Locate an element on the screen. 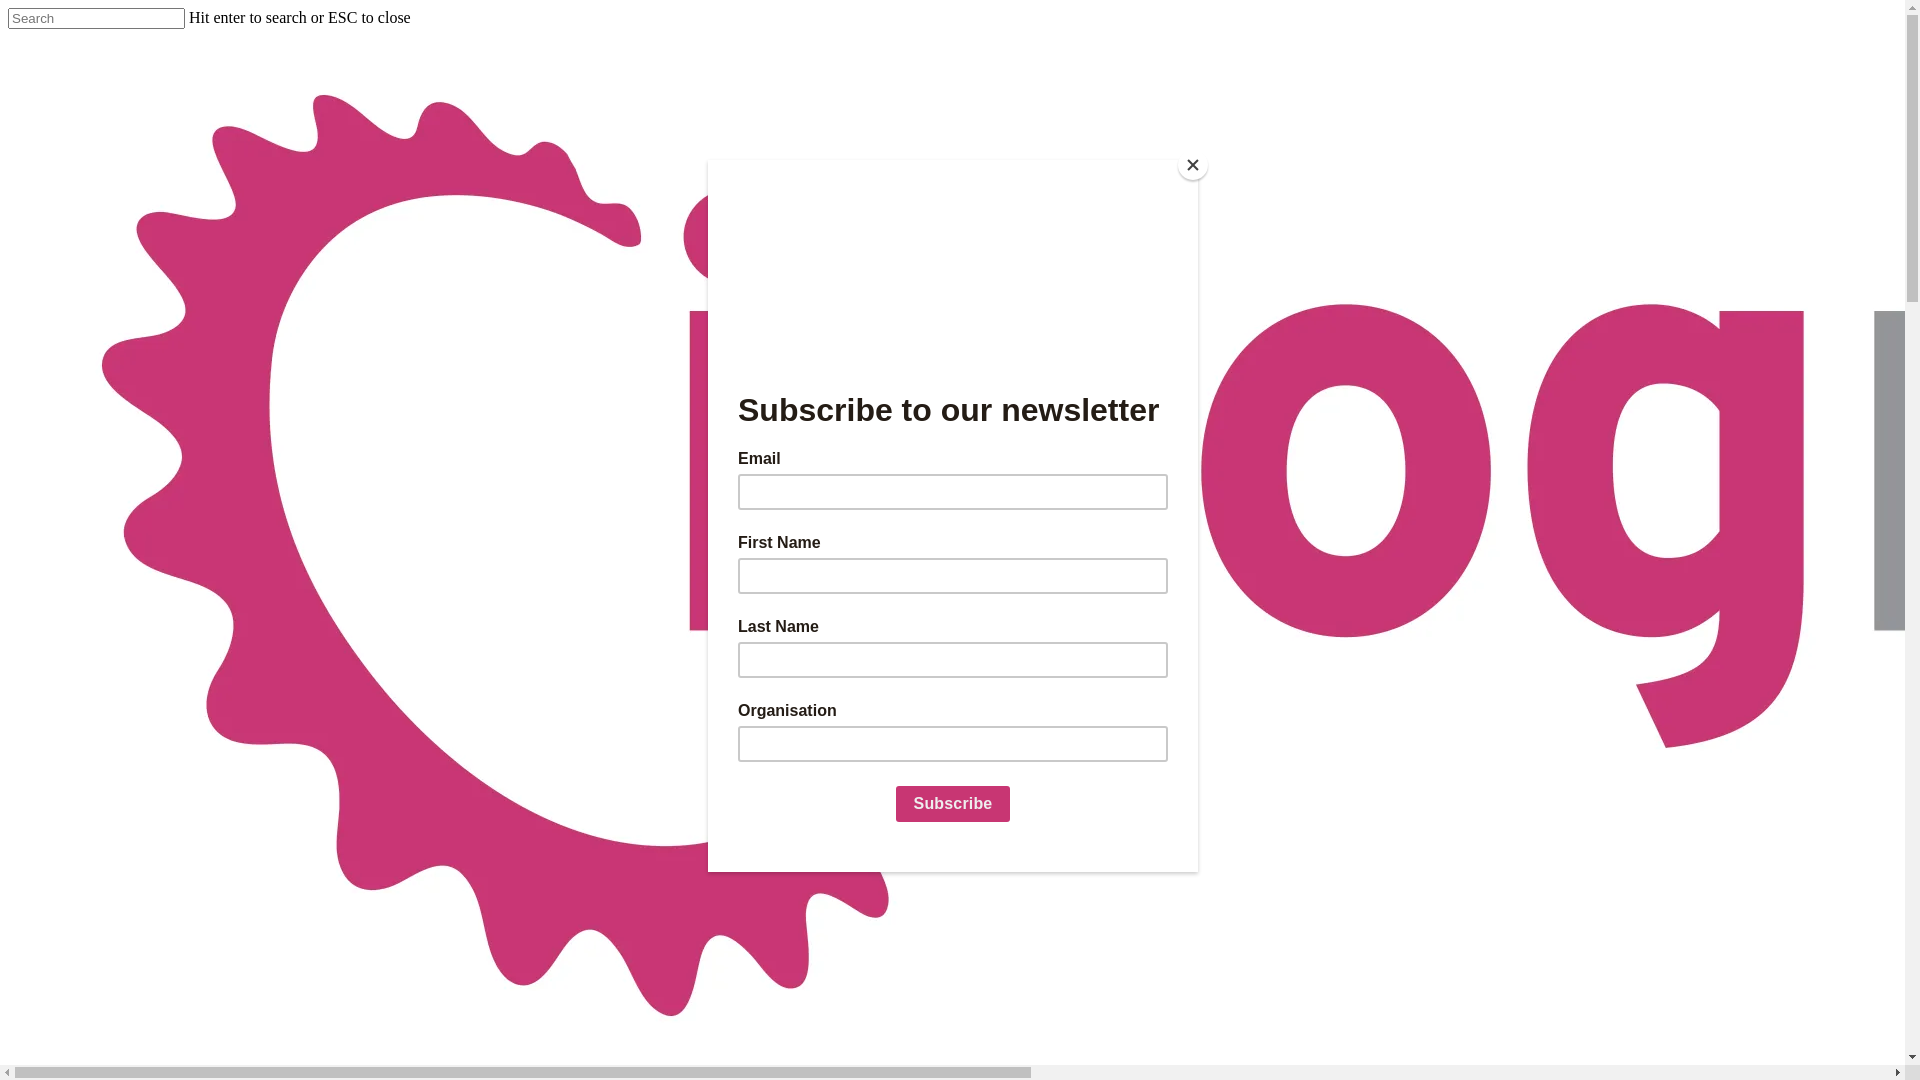 This screenshot has width=1920, height=1080. 'Skip to main content' is located at coordinates (7, 7).